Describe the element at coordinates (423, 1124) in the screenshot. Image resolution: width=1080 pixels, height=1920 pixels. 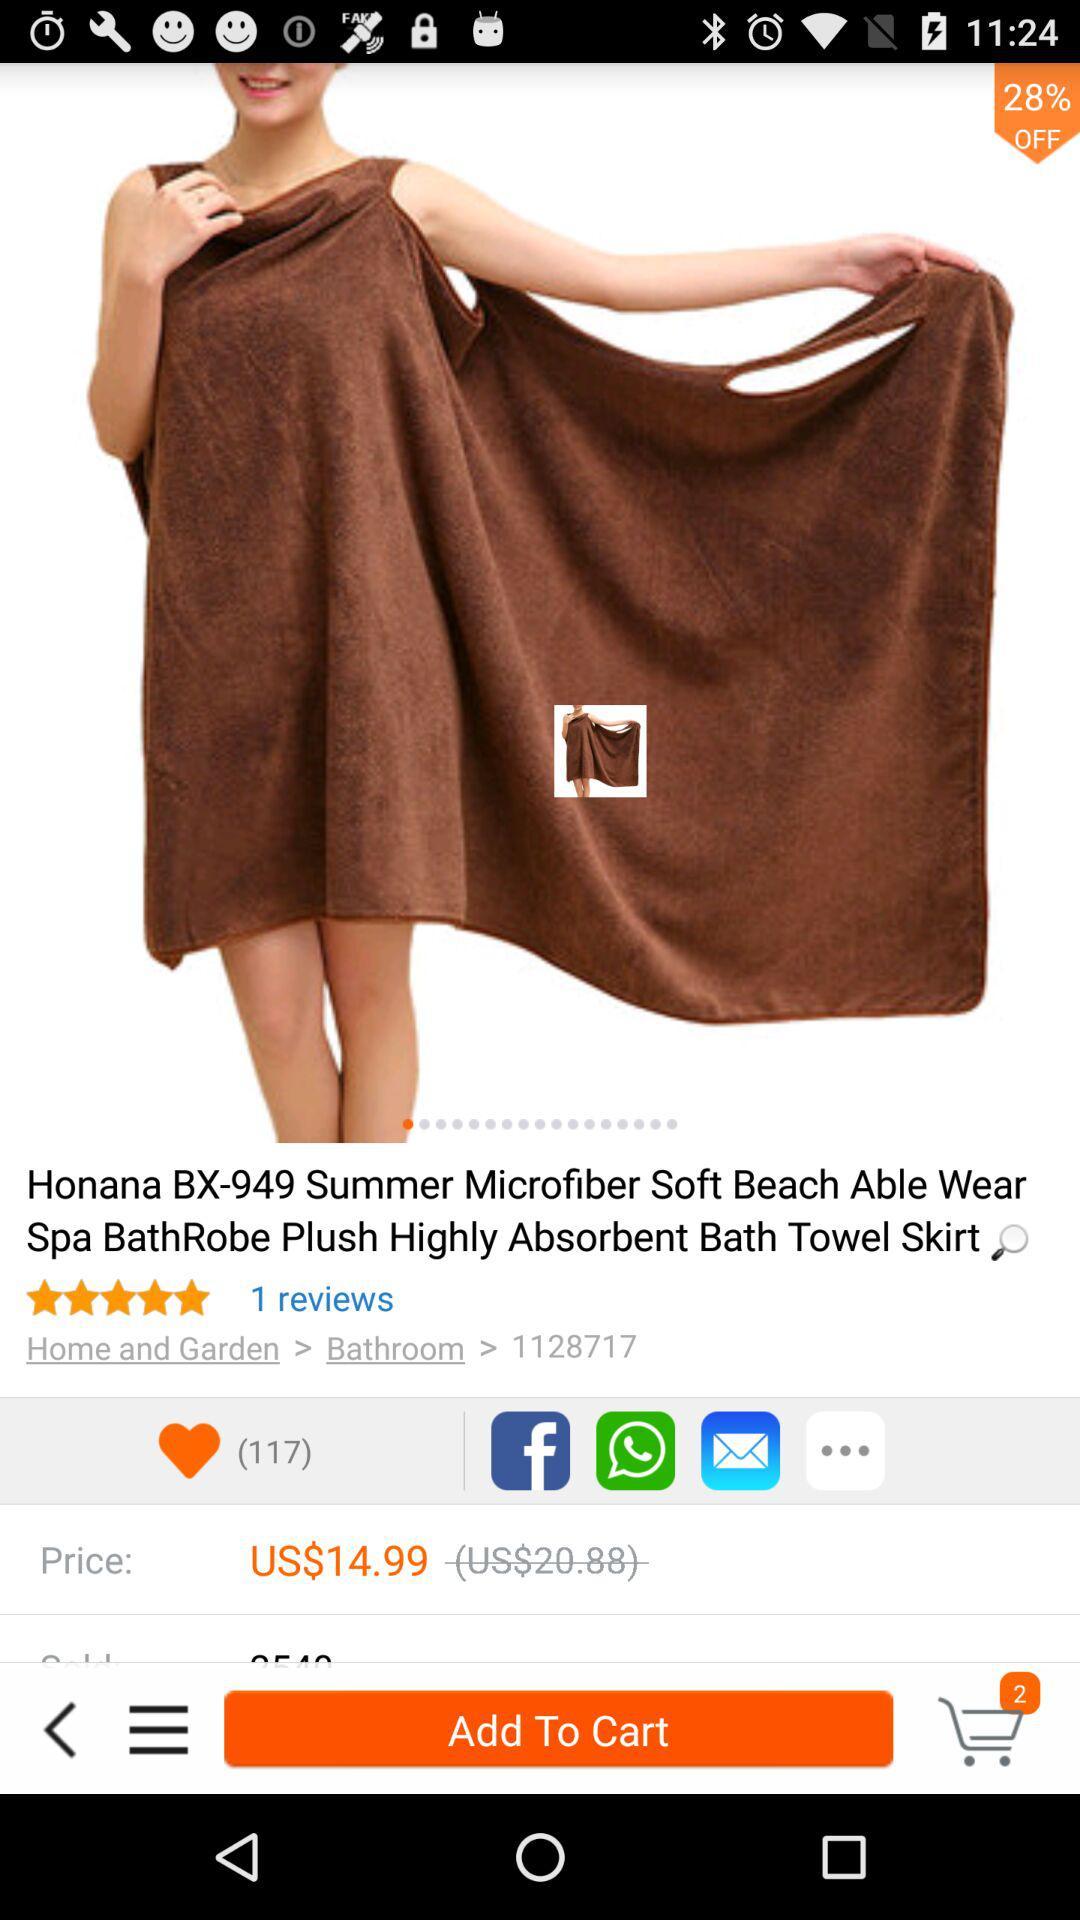
I see `next image of the same product` at that location.